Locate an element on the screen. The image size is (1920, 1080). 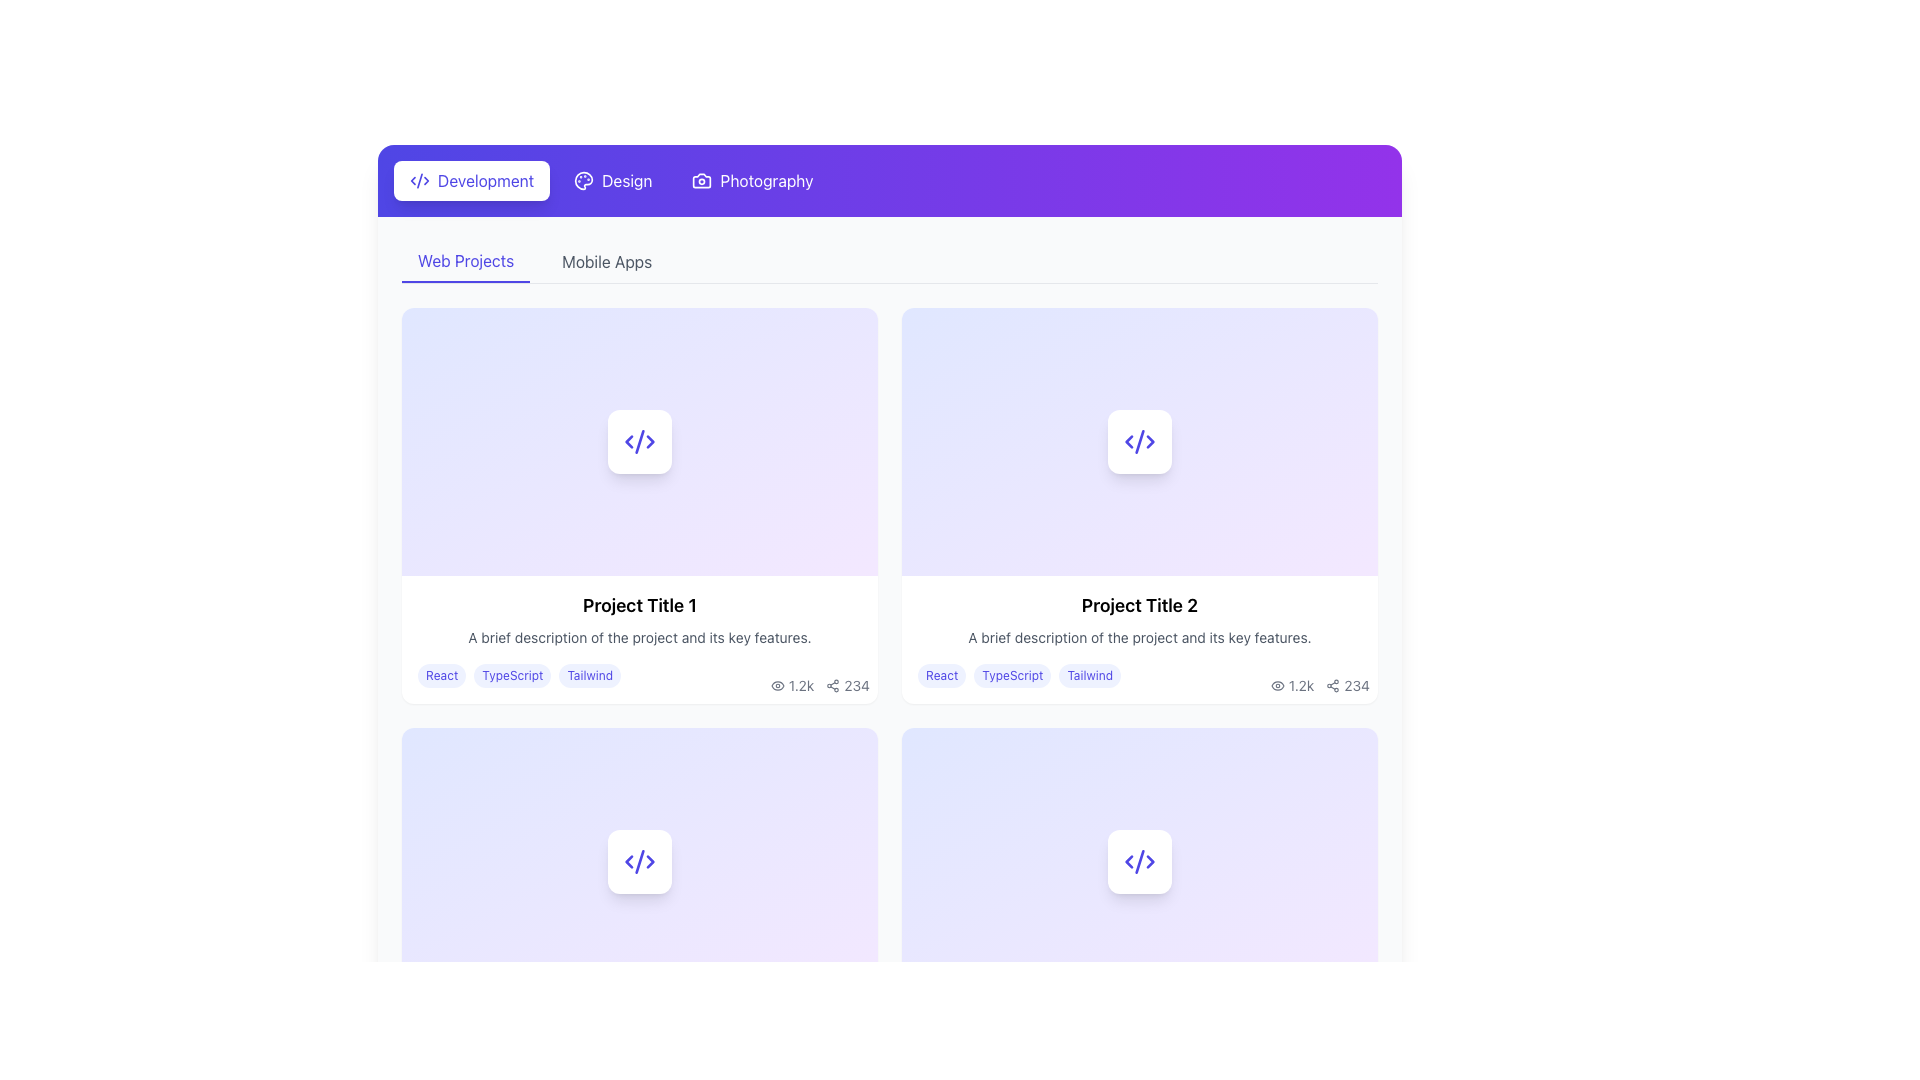
the circular button with a GitHub icon by is located at coordinates (814, 751).